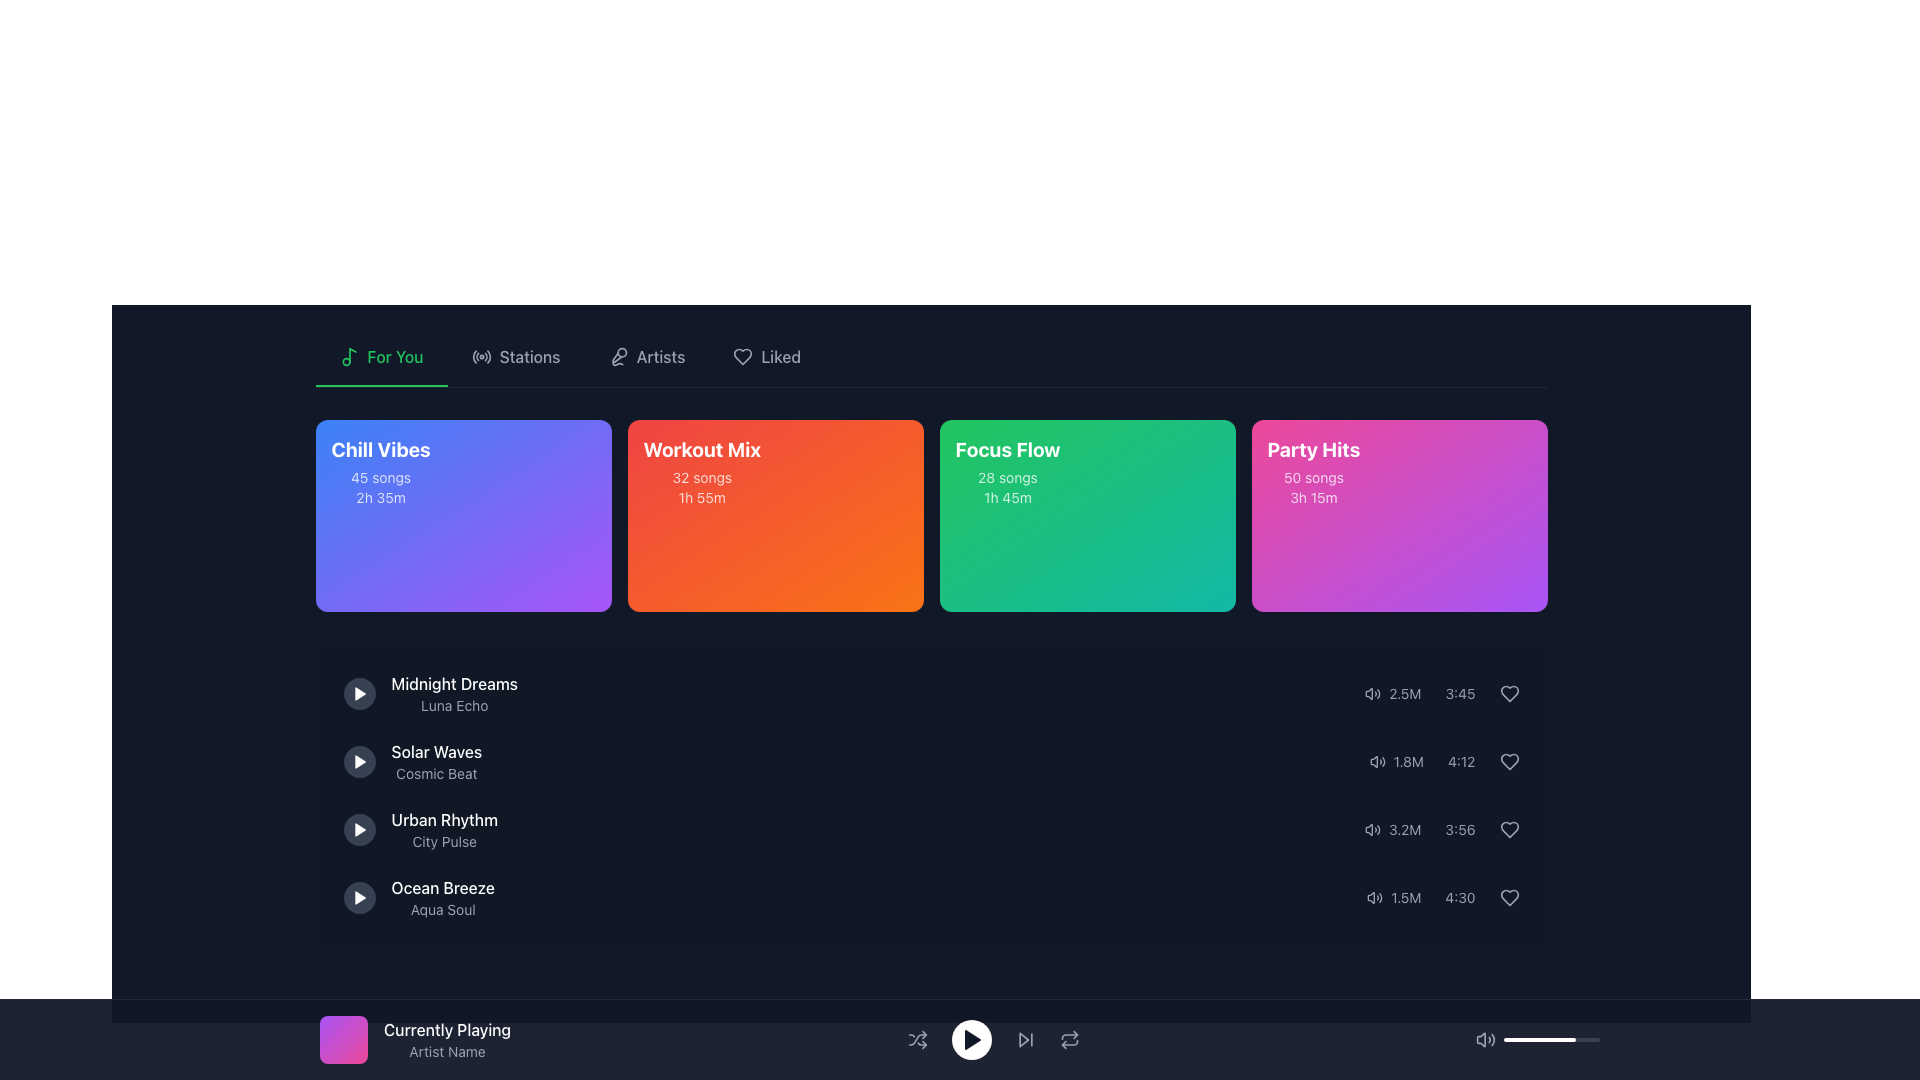 Image resolution: width=1920 pixels, height=1080 pixels. I want to click on the text label that reads '45 songs', which is styled with a small font size and slight opacity, located within the 'Chill Vibes' playlist card, so click(381, 478).